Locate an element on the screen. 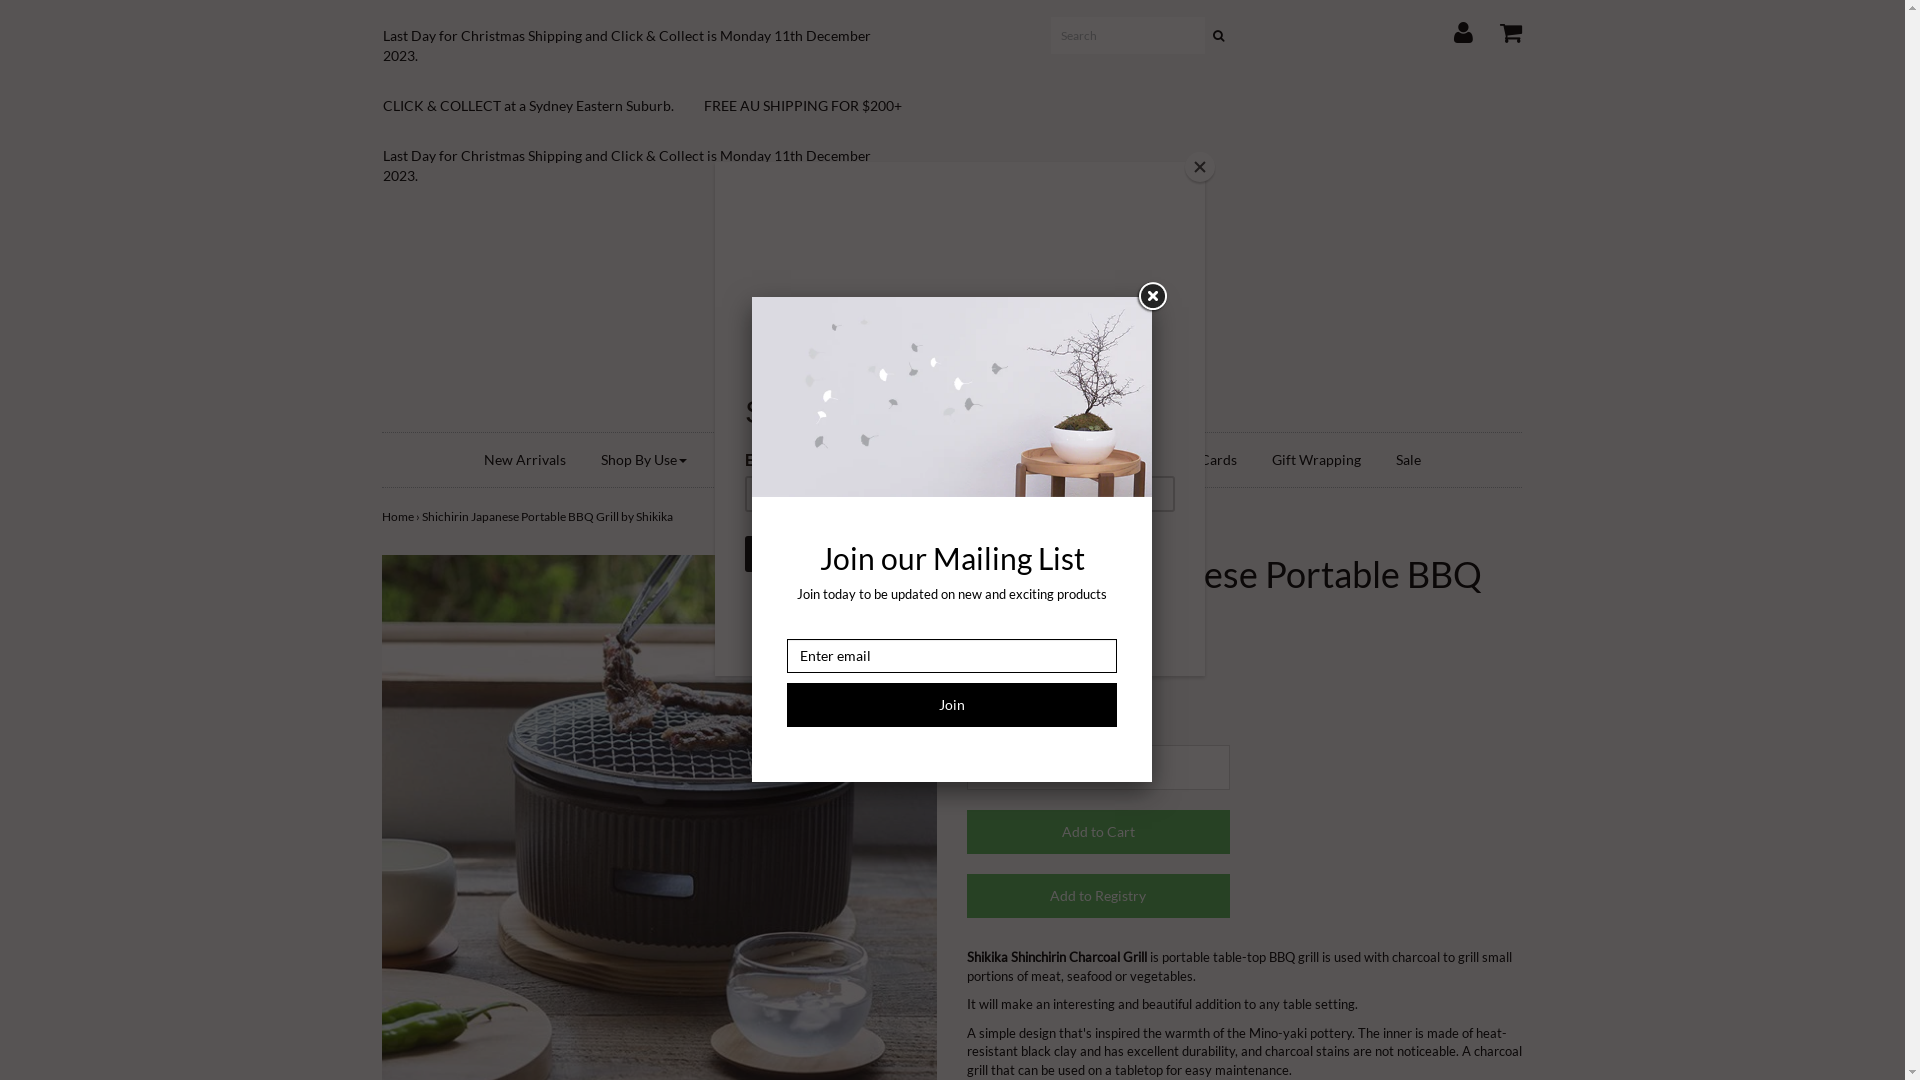  'Close' is located at coordinates (1152, 297).